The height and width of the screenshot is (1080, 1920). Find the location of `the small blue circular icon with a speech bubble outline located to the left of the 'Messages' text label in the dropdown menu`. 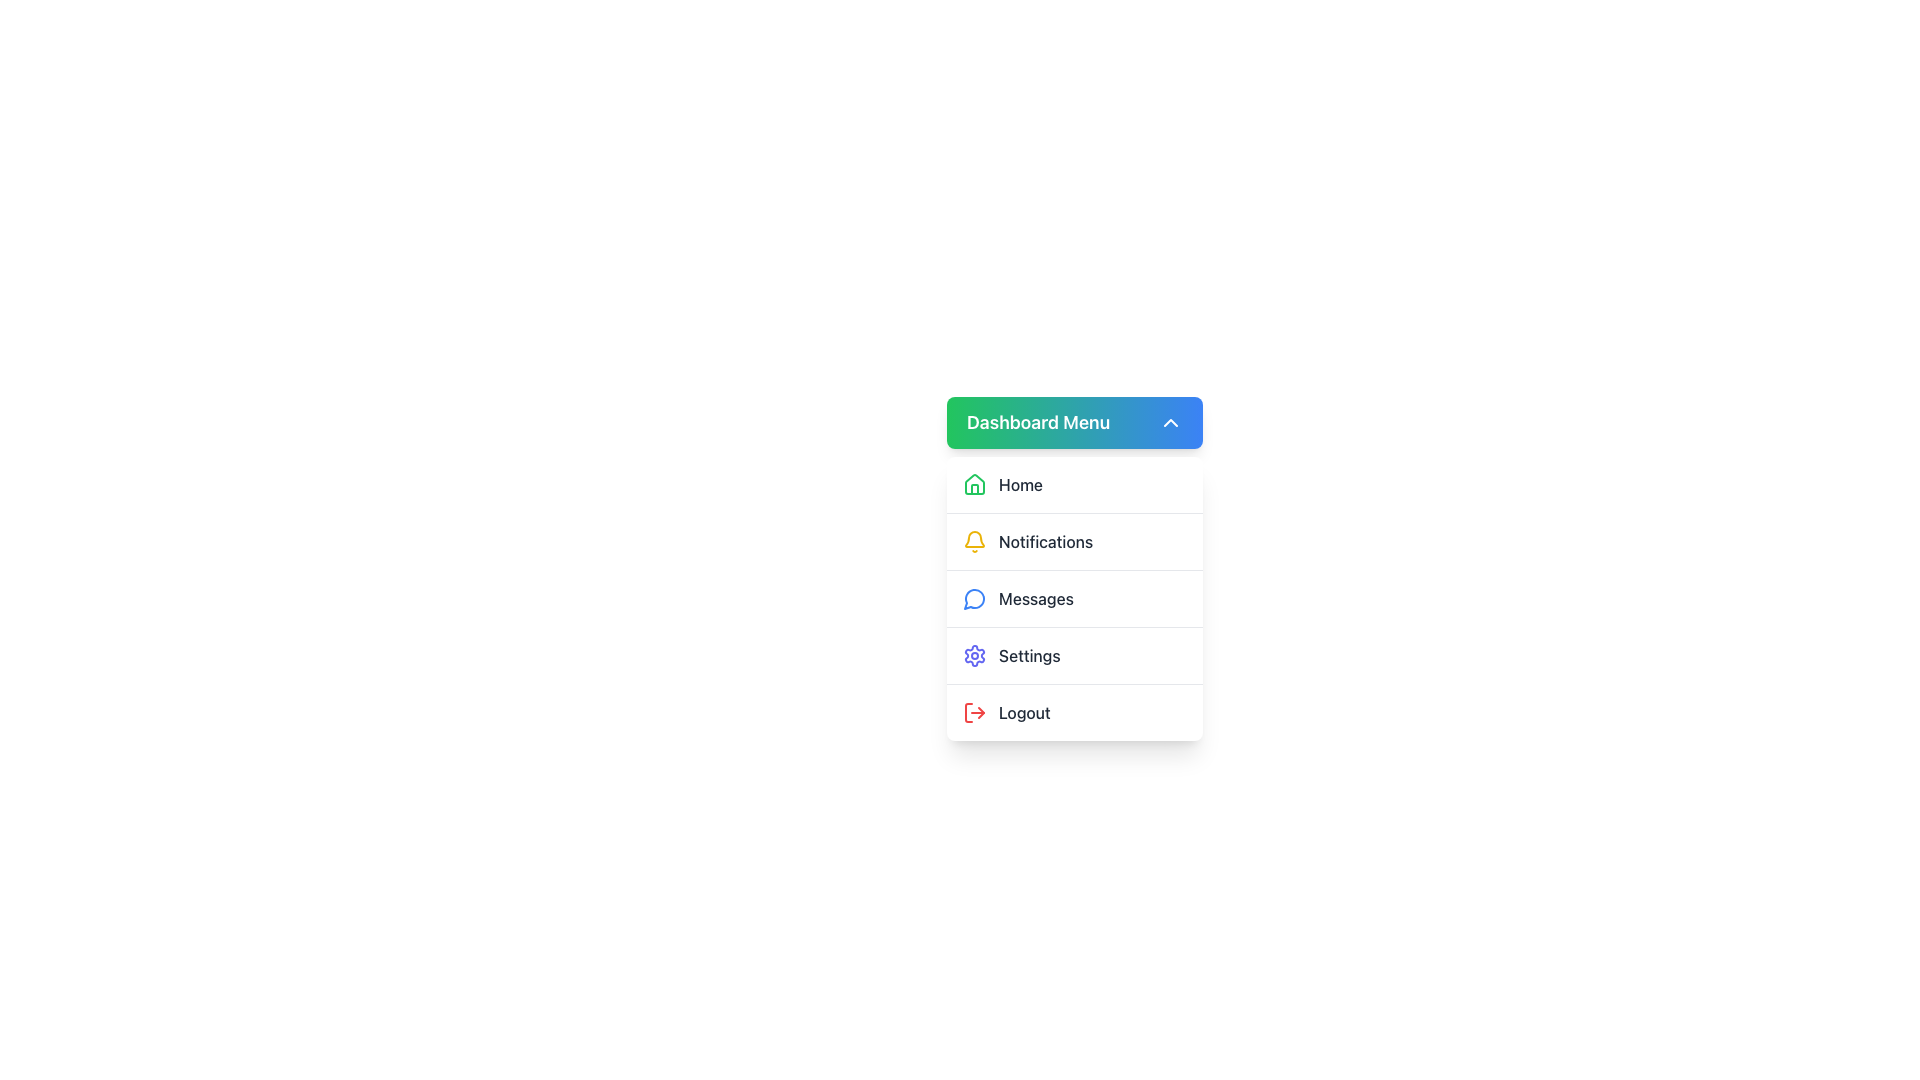

the small blue circular icon with a speech bubble outline located to the left of the 'Messages' text label in the dropdown menu is located at coordinates (974, 597).